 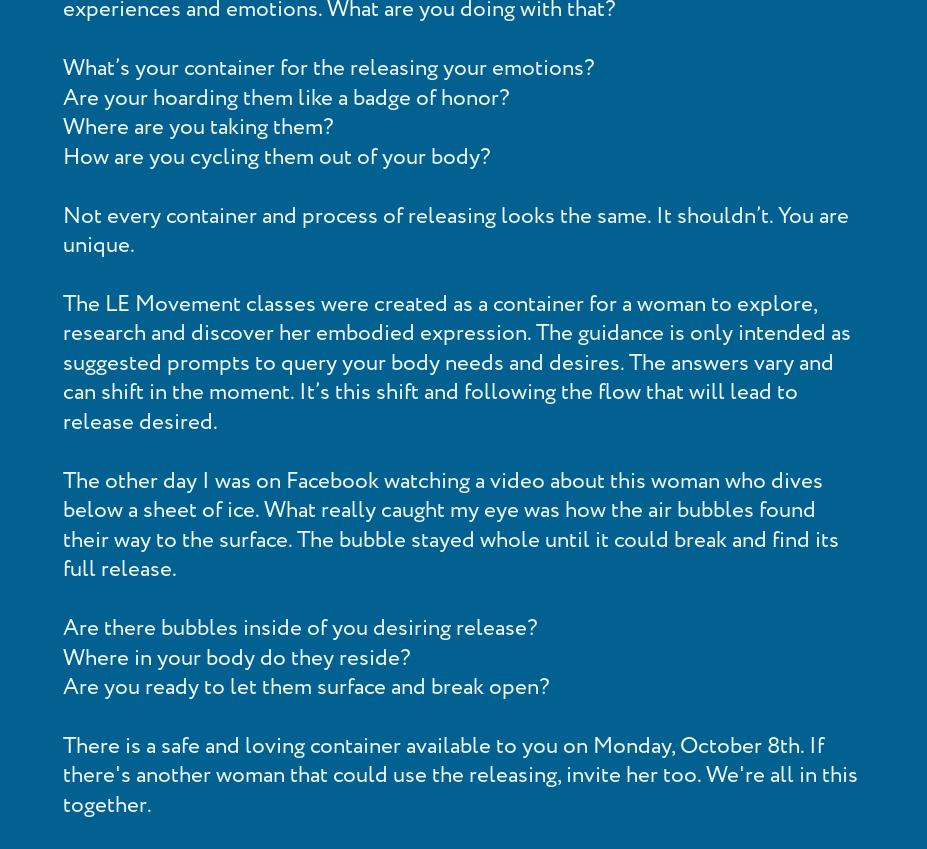 I want to click on 'Are your hoarding them like a badge of honor?', so click(x=285, y=96).